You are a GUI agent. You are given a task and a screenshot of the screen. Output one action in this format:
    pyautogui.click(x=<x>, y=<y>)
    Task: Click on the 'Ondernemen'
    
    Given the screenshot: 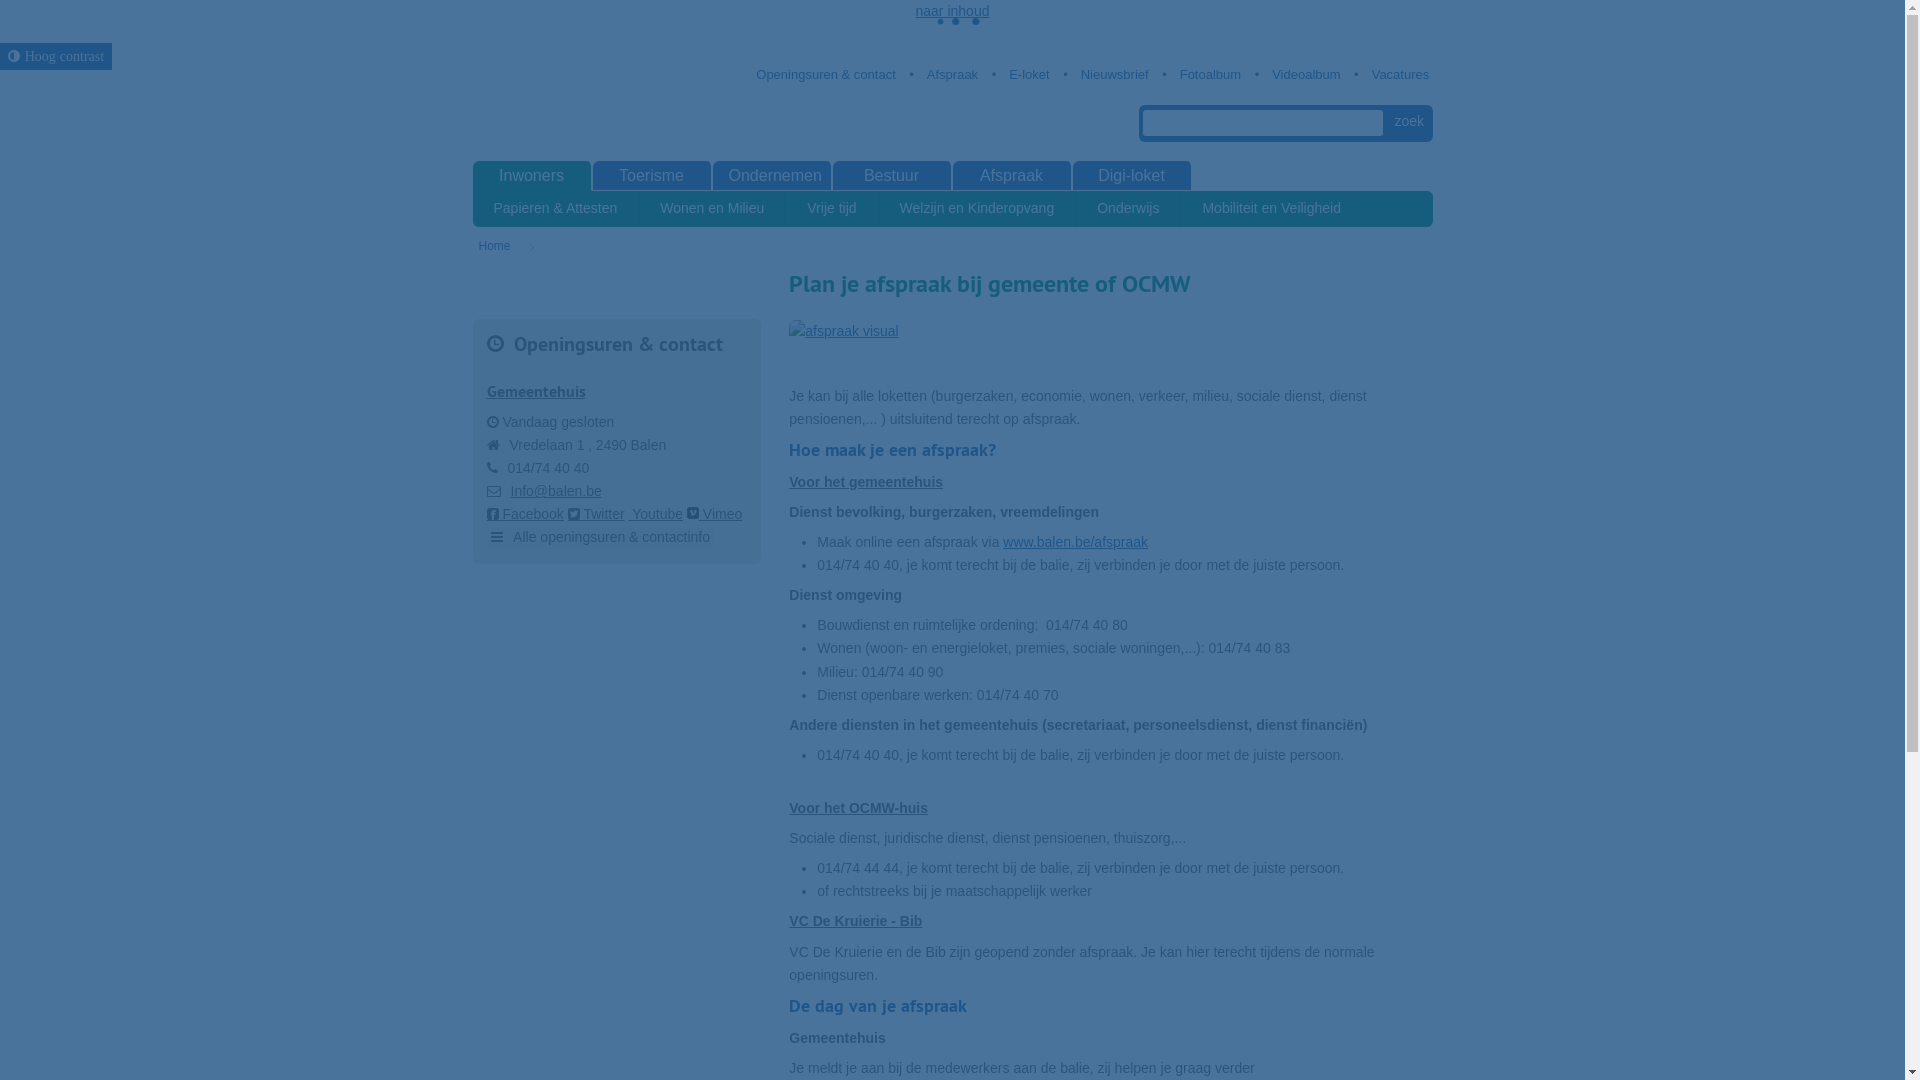 What is the action you would take?
    pyautogui.click(x=771, y=175)
    